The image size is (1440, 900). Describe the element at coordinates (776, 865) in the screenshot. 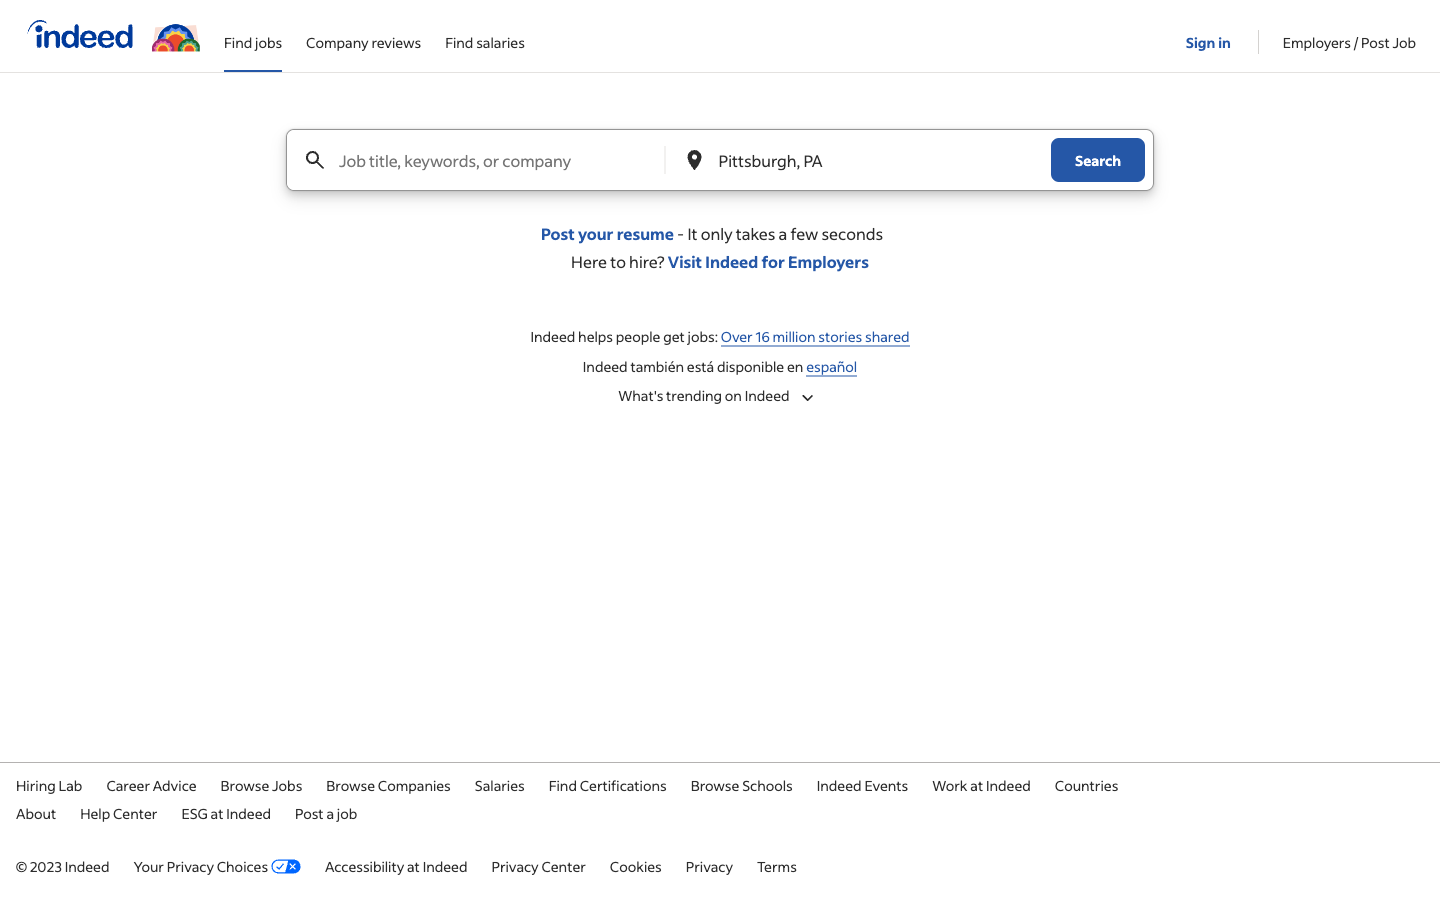

I see `the terms and conditions page` at that location.